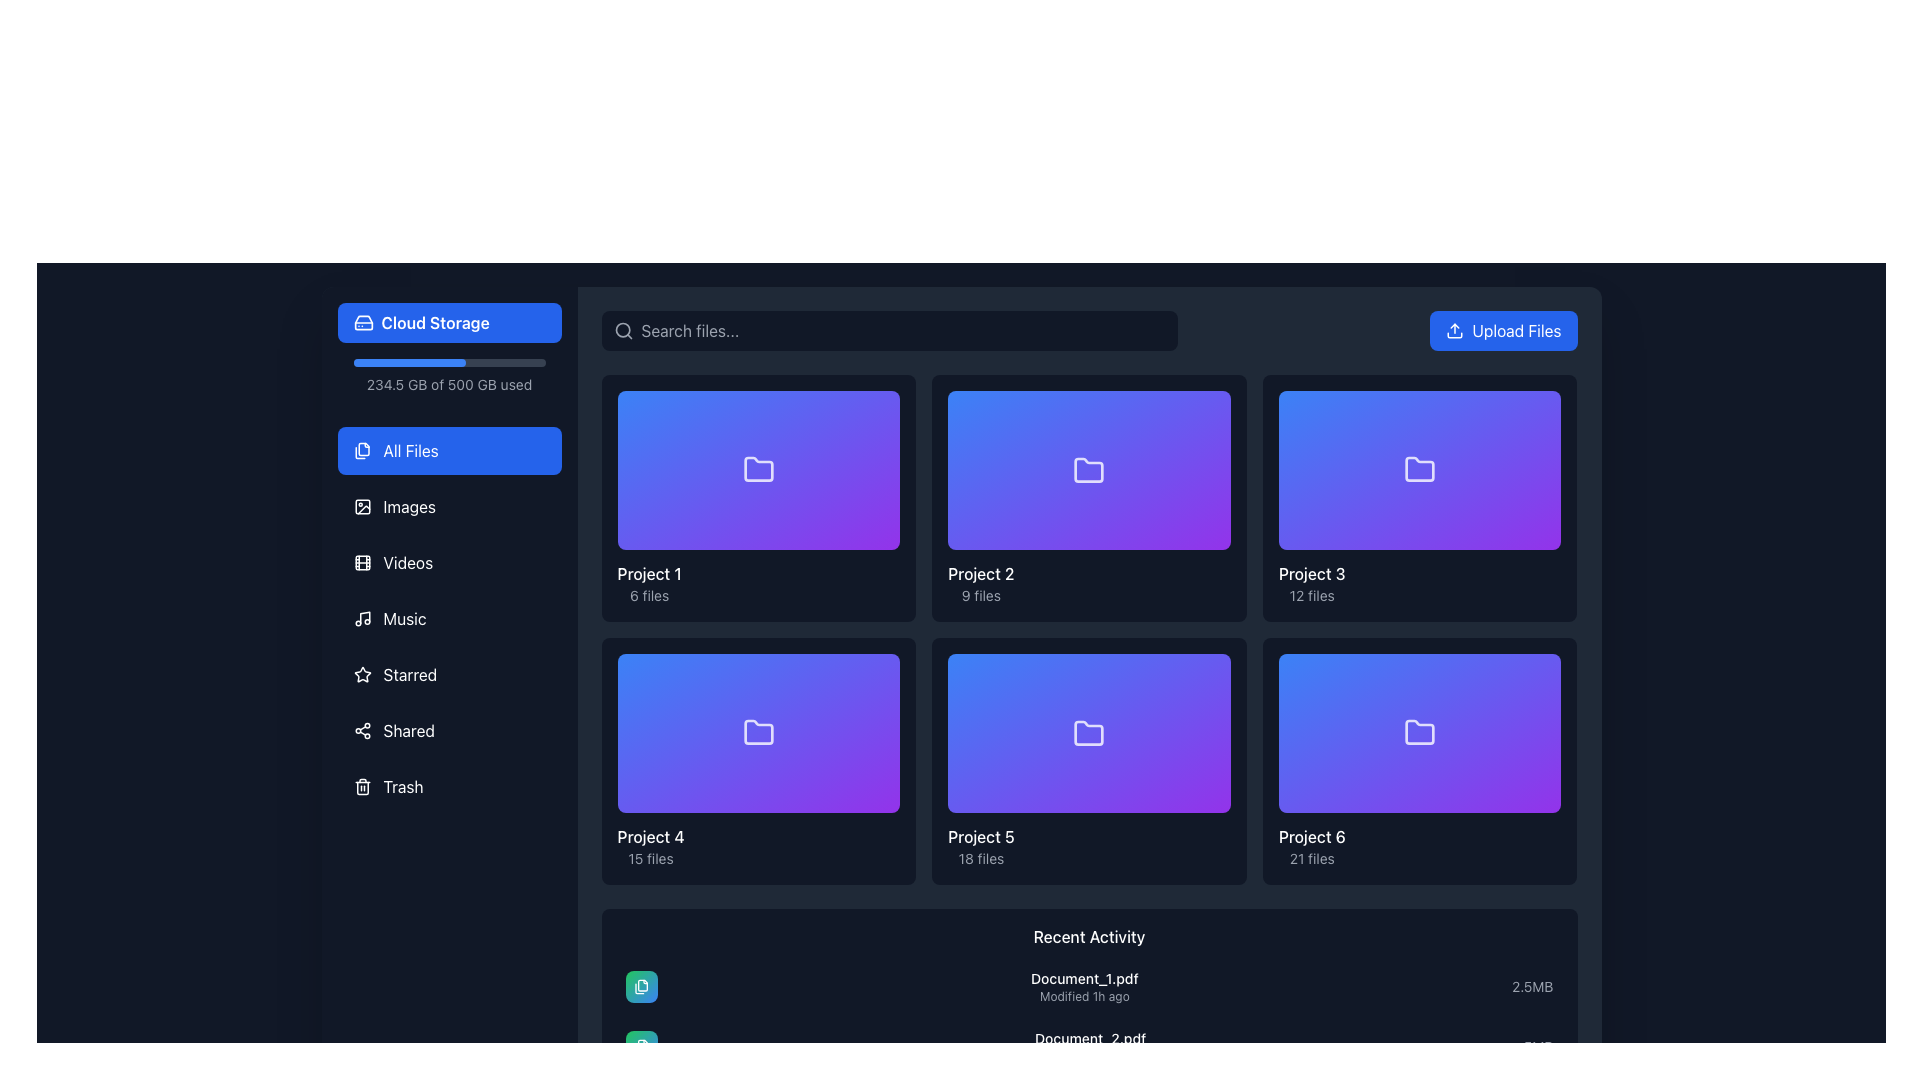 Image resolution: width=1920 pixels, height=1080 pixels. What do you see at coordinates (1502, 330) in the screenshot?
I see `the 'Upload Files' button located in the top-right corner of the main content section` at bounding box center [1502, 330].